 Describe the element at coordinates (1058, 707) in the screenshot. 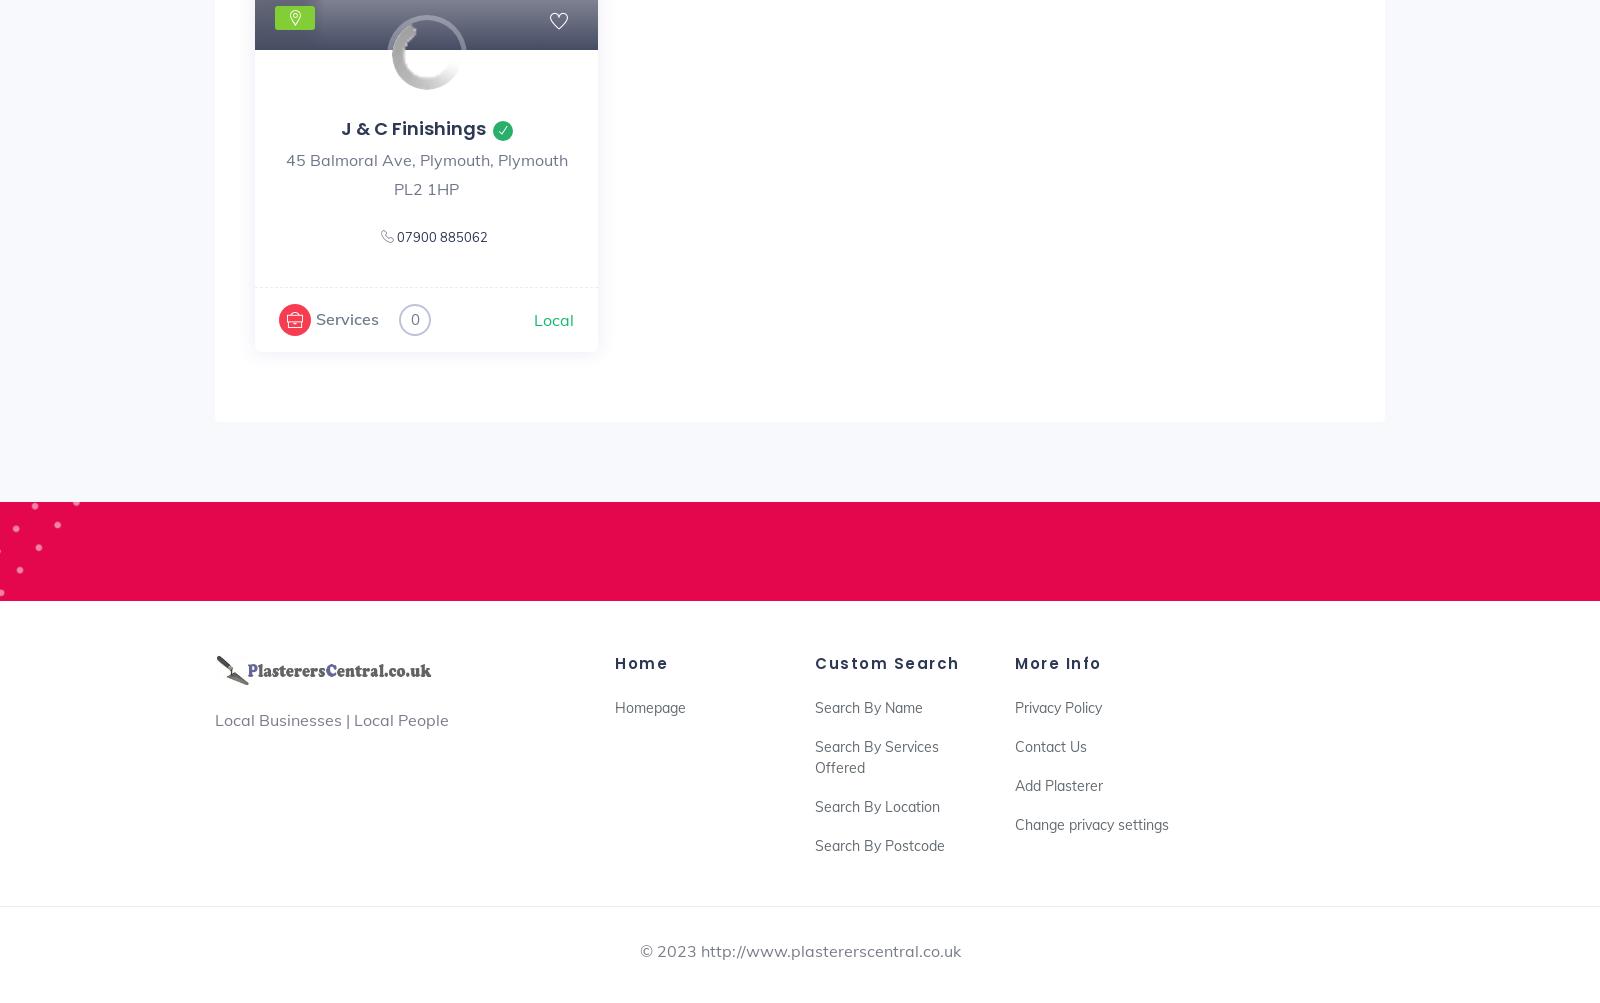

I see `'Privacy Policy'` at that location.